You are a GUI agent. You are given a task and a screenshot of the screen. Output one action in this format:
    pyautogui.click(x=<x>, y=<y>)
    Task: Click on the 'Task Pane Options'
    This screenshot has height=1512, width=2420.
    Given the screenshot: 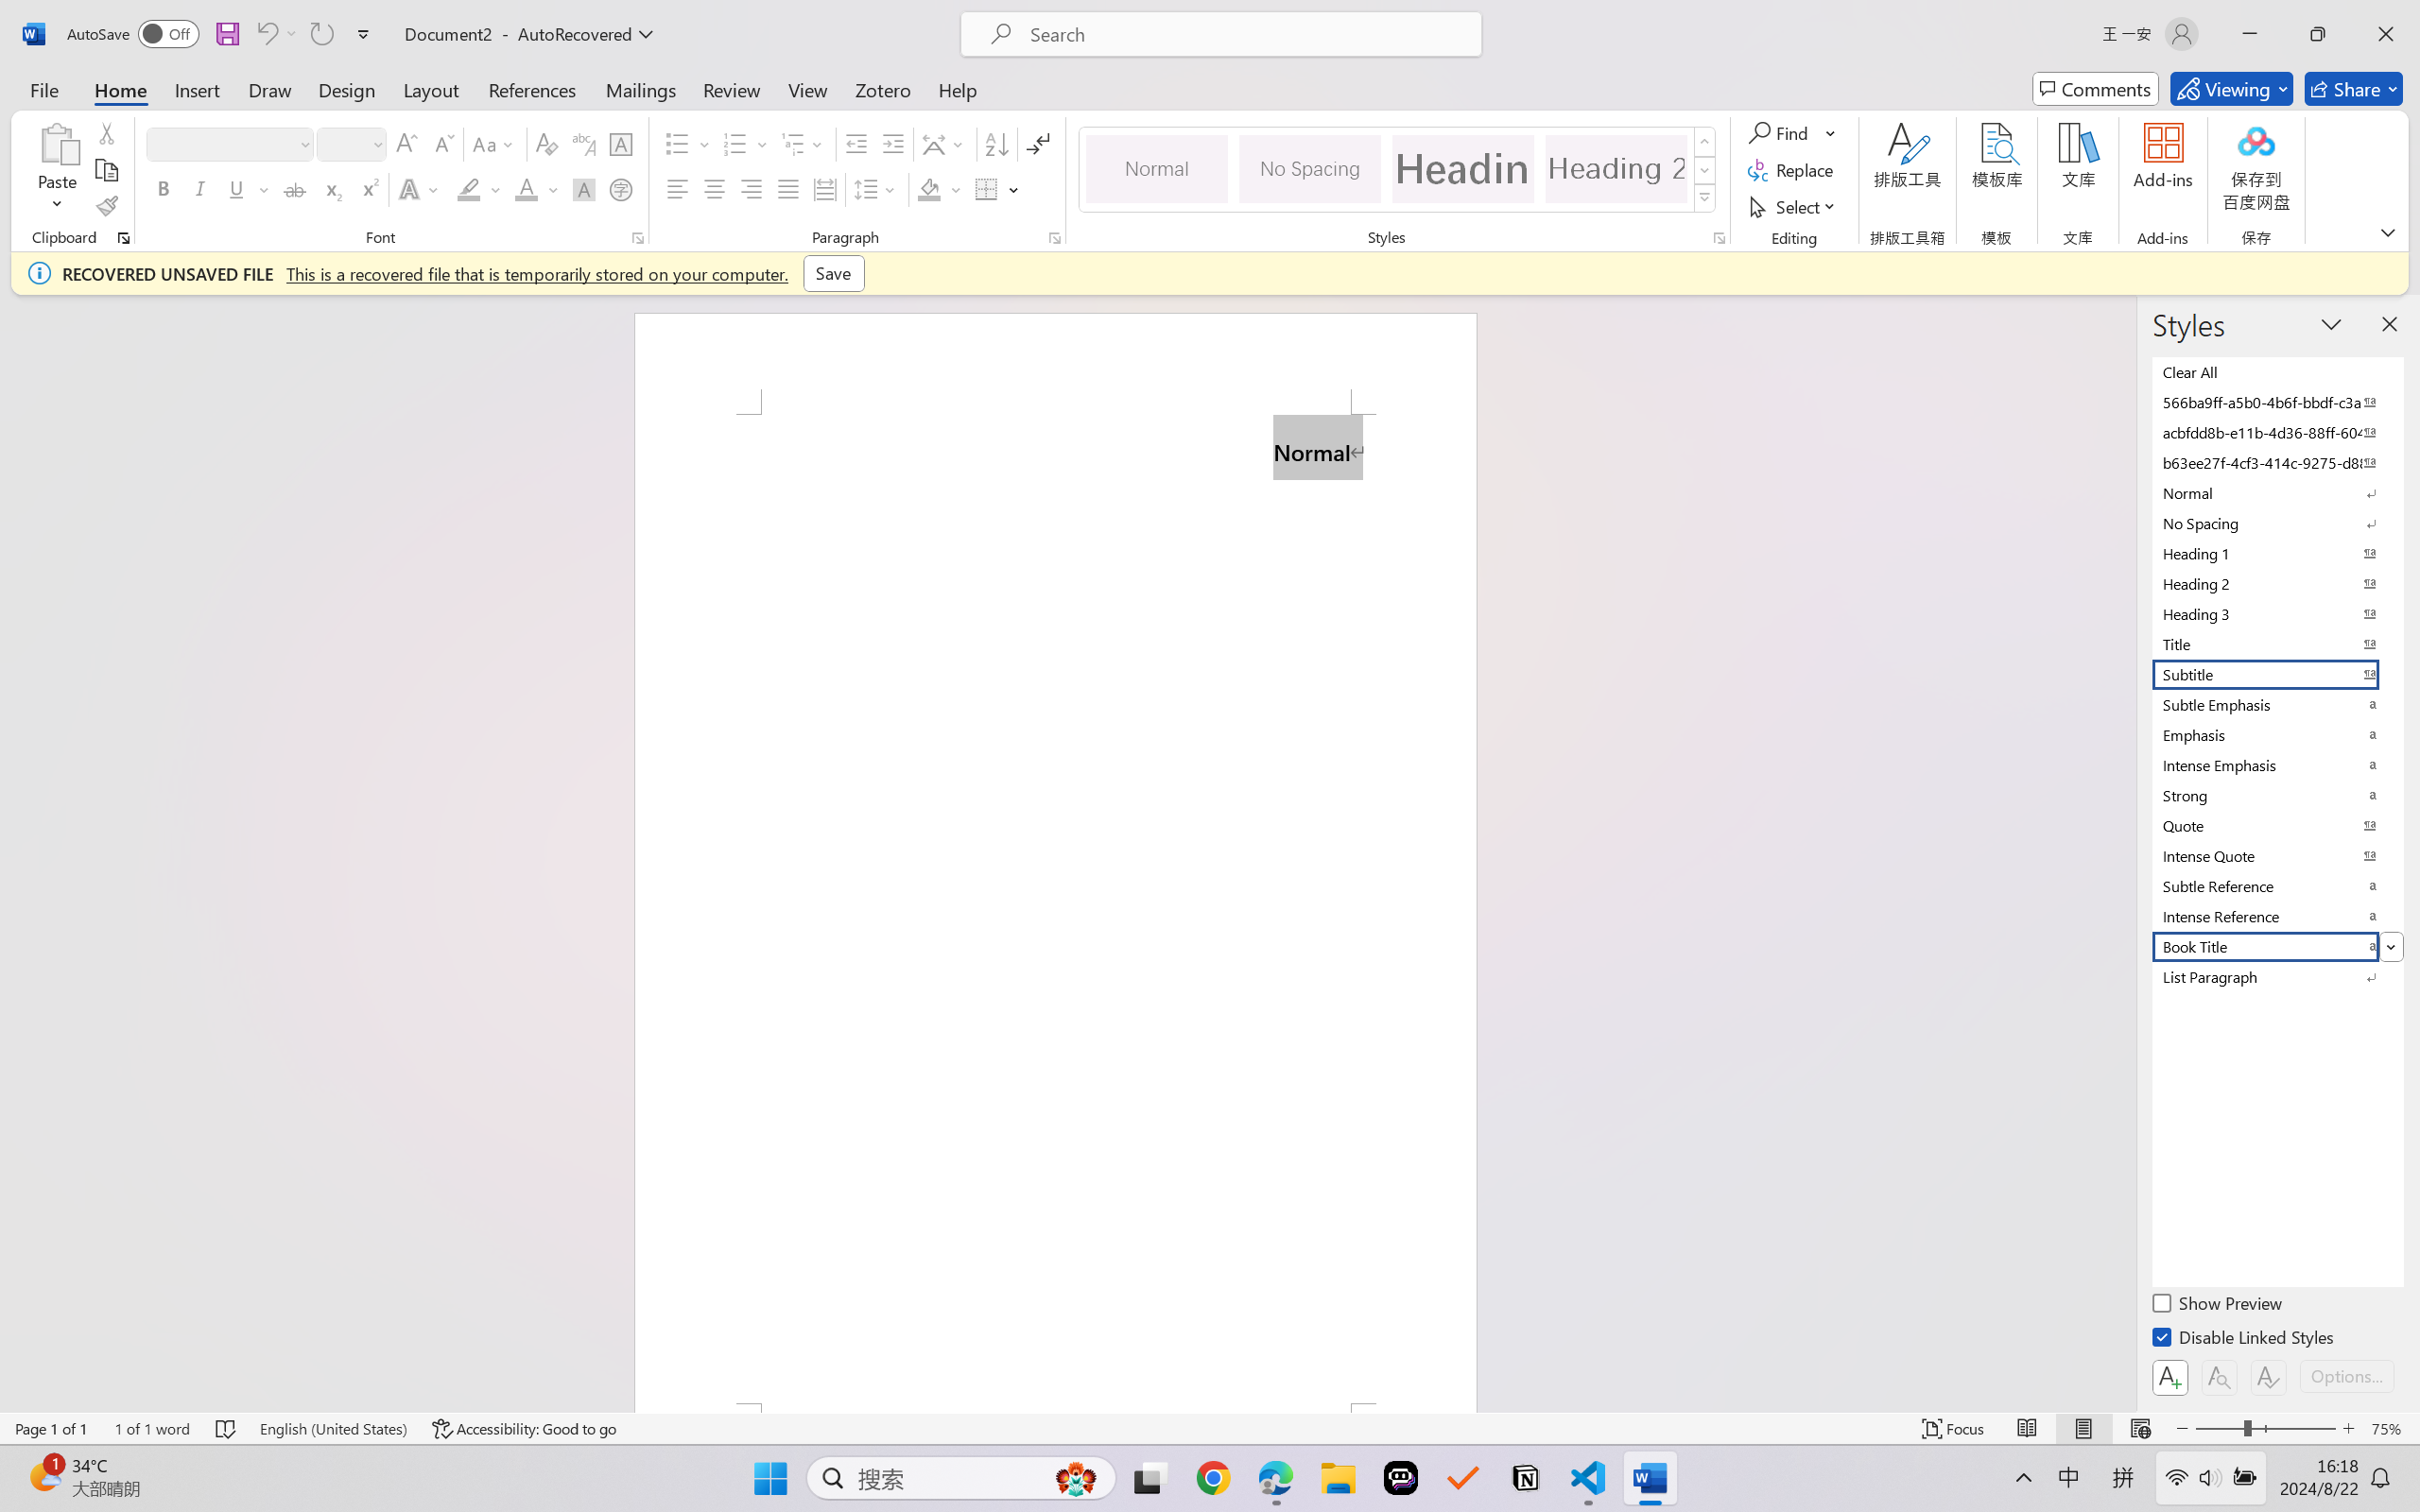 What is the action you would take?
    pyautogui.click(x=2331, y=322)
    